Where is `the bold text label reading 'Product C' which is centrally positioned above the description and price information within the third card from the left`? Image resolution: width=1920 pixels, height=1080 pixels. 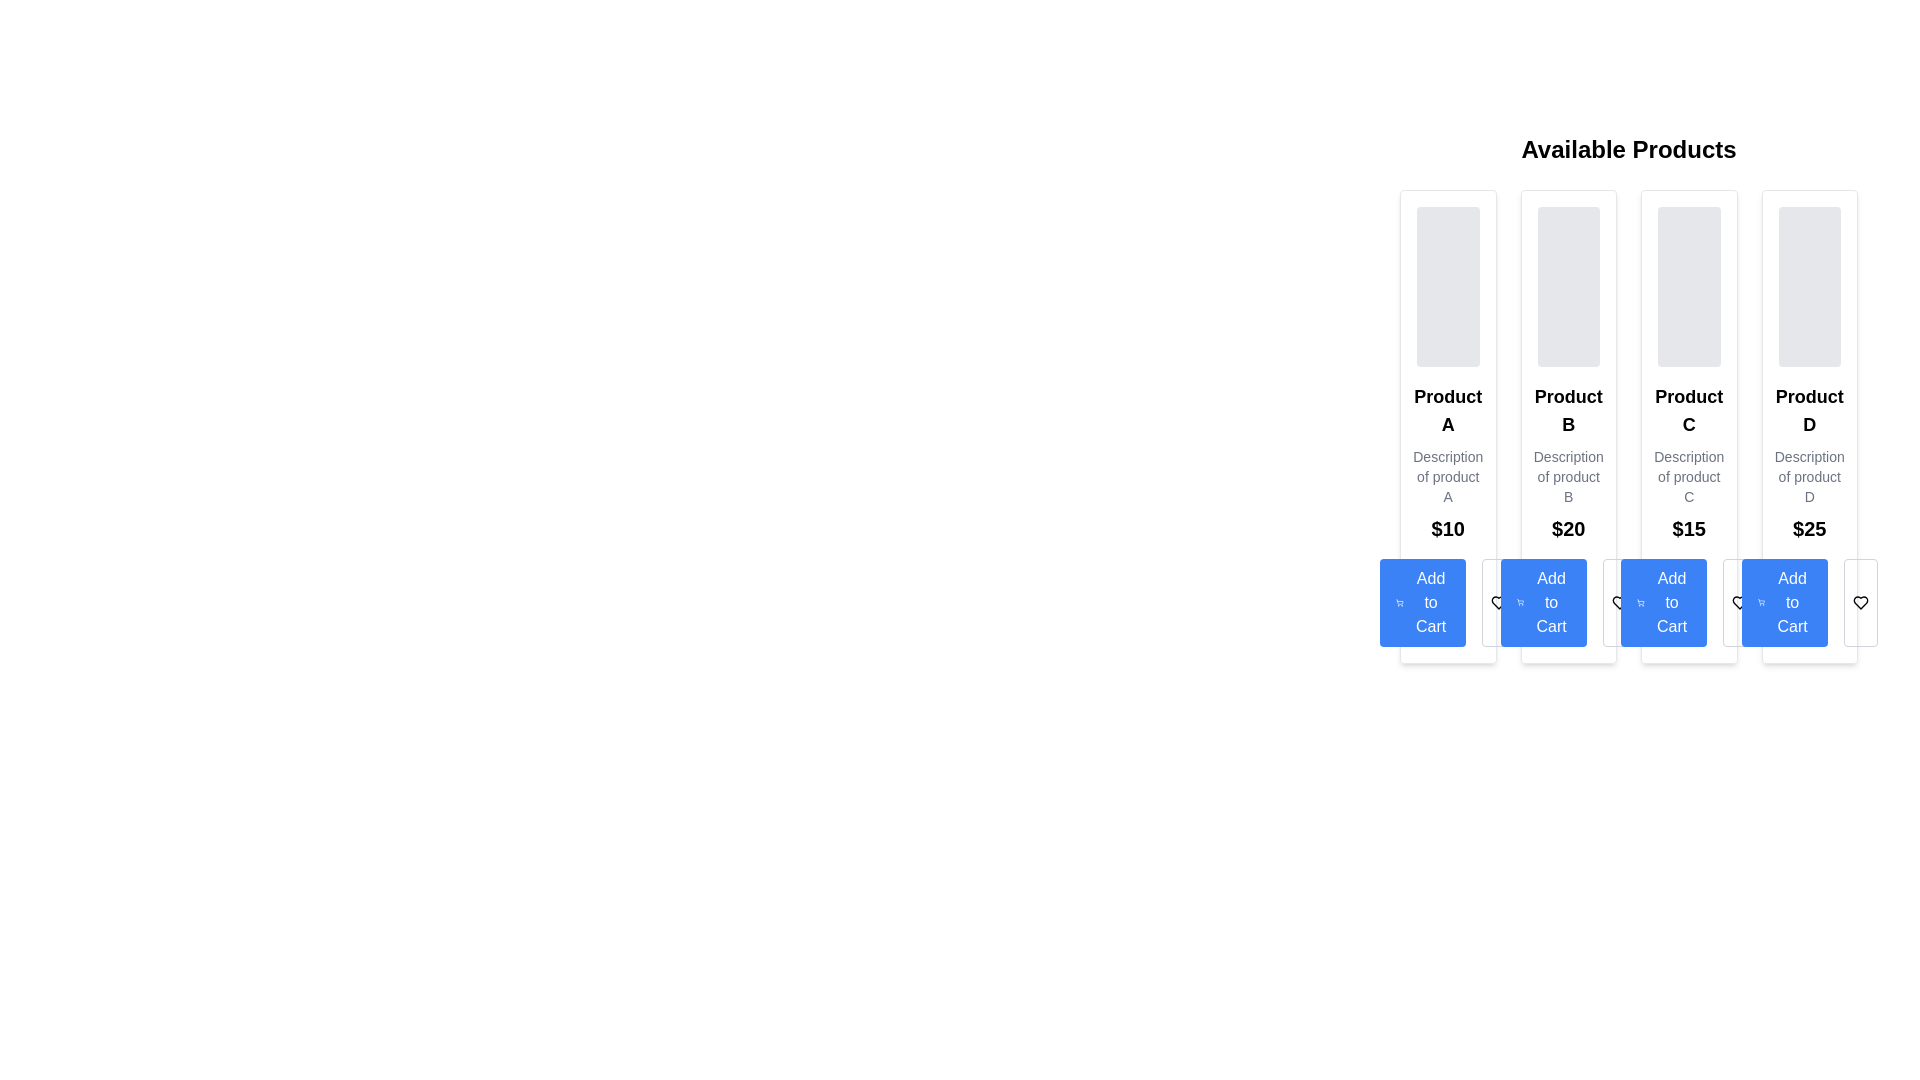
the bold text label reading 'Product C' which is centrally positioned above the description and price information within the third card from the left is located at coordinates (1688, 410).